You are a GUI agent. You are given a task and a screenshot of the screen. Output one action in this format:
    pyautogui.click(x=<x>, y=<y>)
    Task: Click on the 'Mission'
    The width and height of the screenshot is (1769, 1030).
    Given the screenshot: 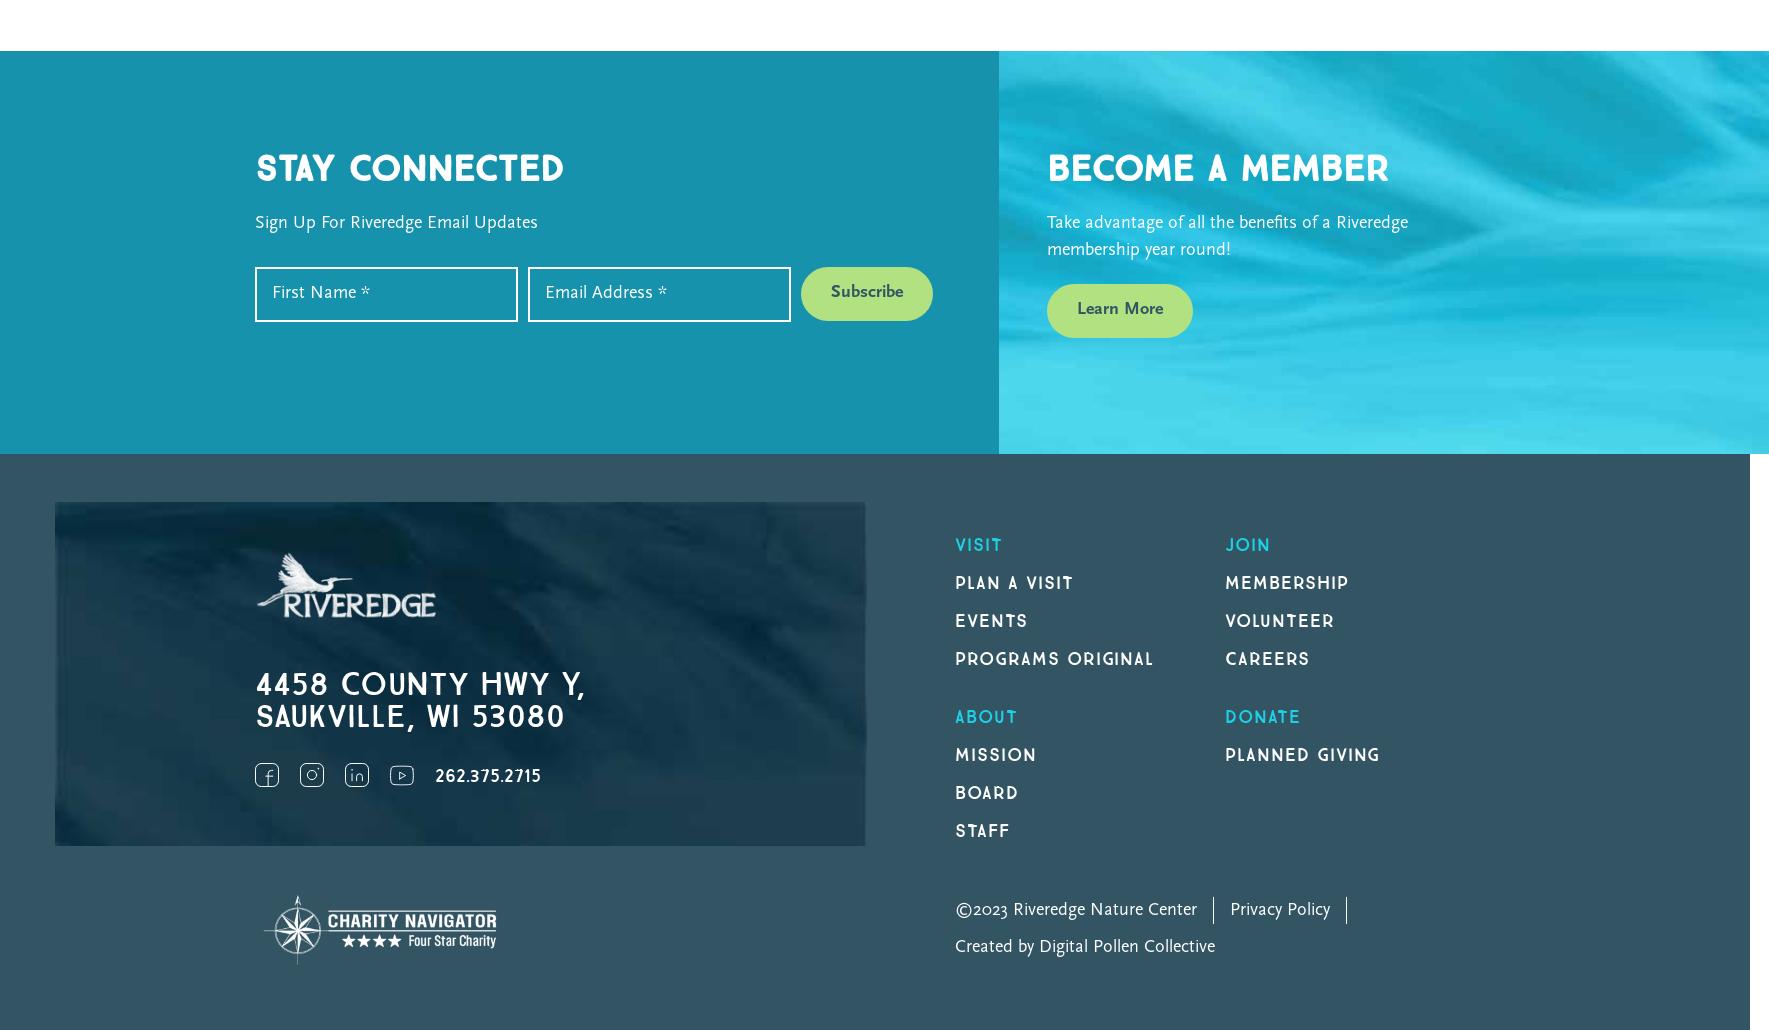 What is the action you would take?
    pyautogui.click(x=995, y=754)
    